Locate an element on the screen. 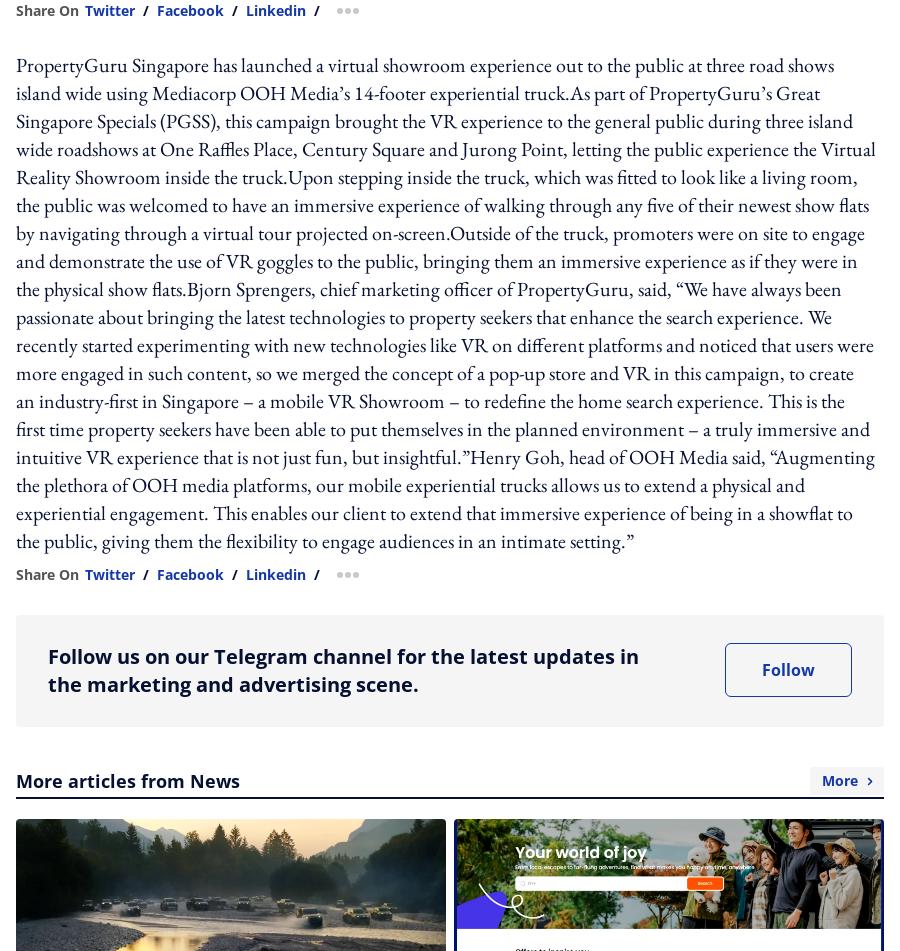 The height and width of the screenshot is (951, 900). 'Lighthouse Independent Media. All rights reserved.' is located at coordinates (62, 700).